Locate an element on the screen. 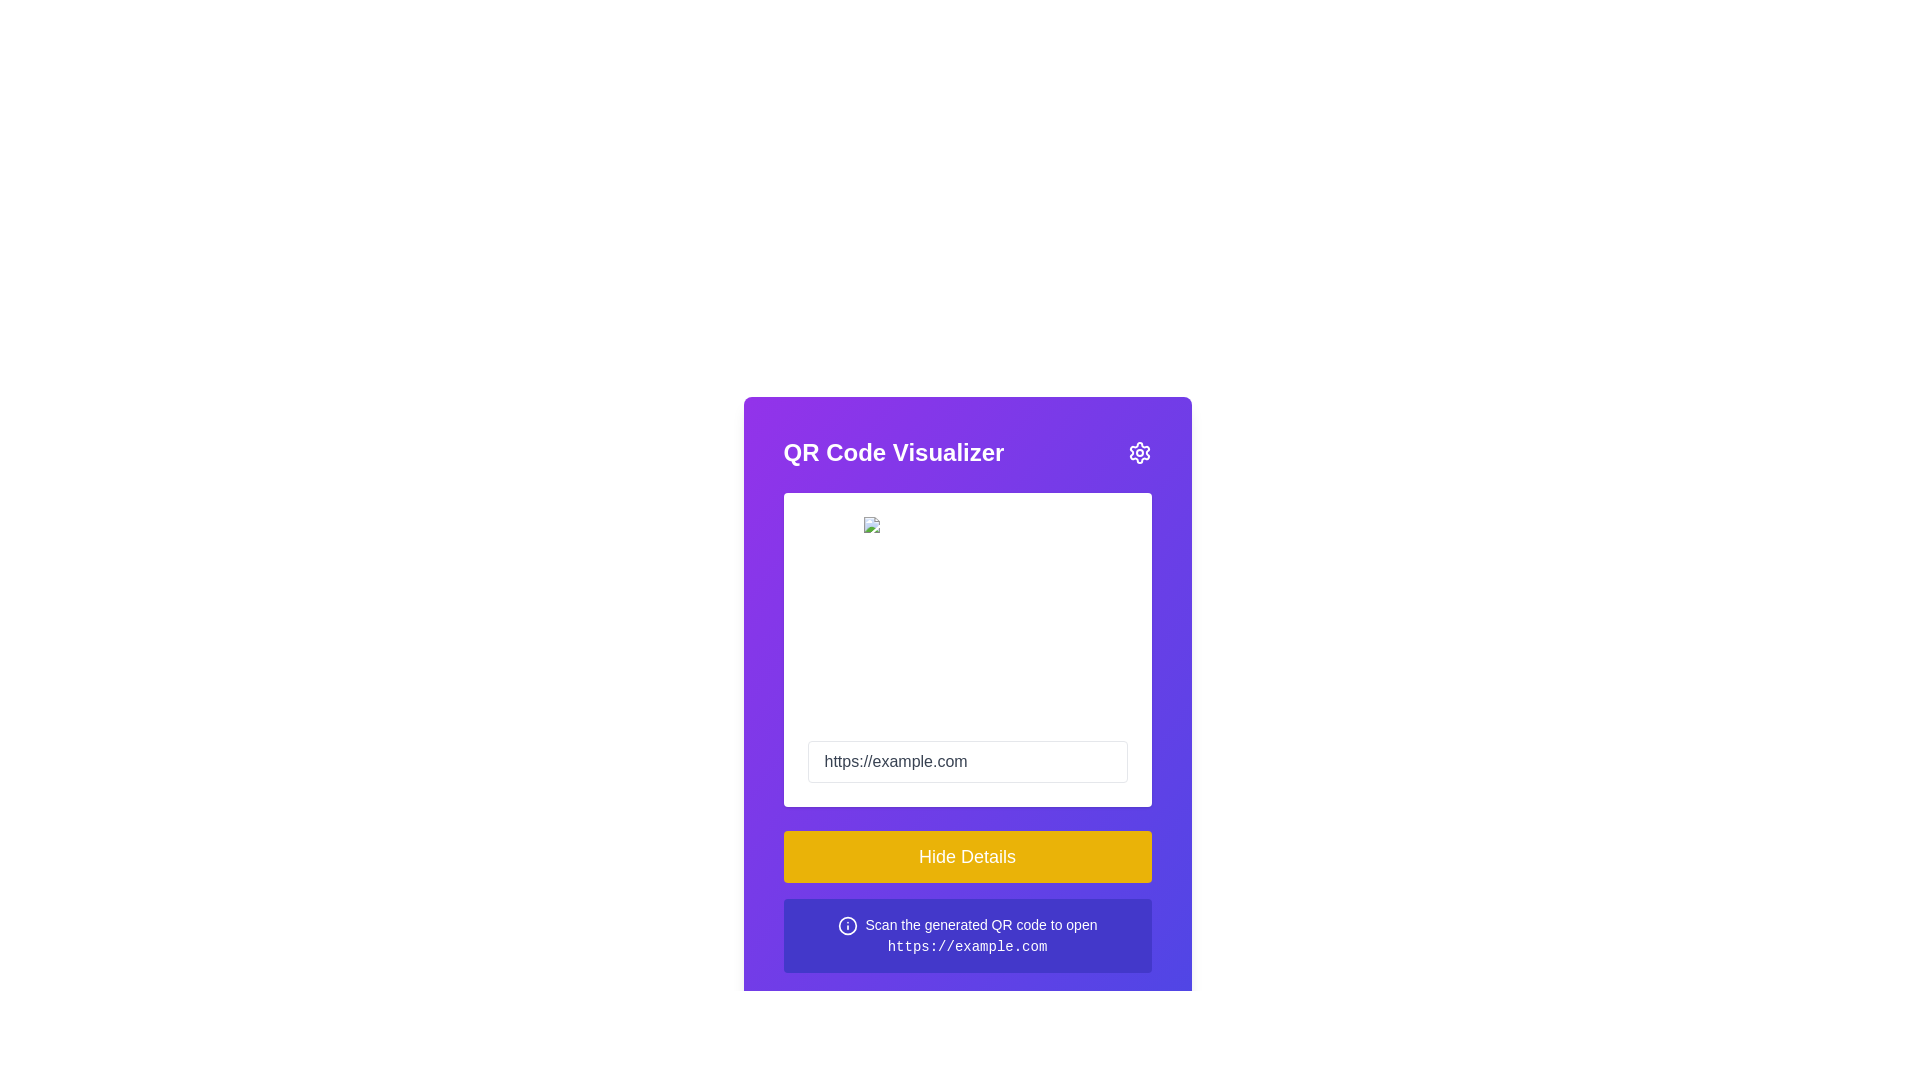  the primary circular SVG element in the upper right corner of the QR Code Visualizer interface is located at coordinates (847, 926).